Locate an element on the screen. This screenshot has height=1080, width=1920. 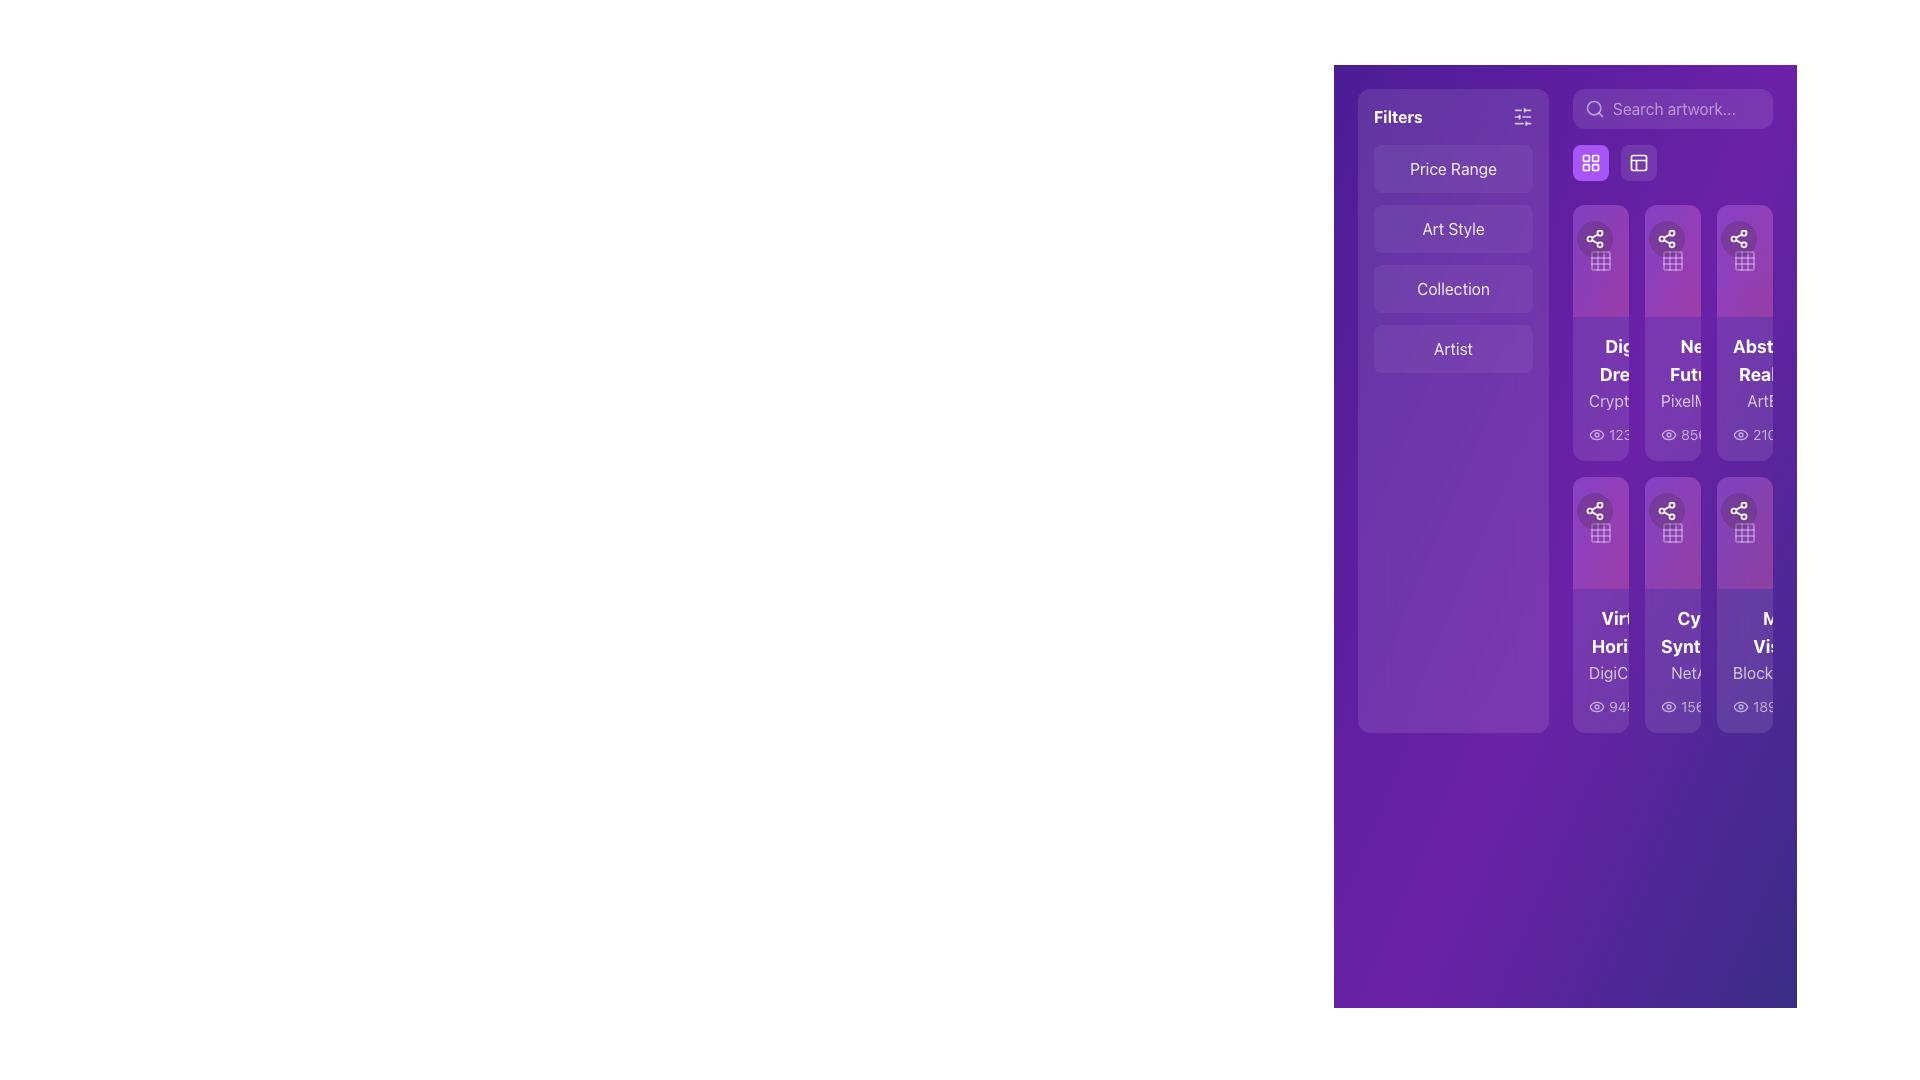
the 'Virtual Horizons' card, which features bold white text and a highlighted purple badge displaying '1.5 ETH'. This card is located in the second column of the second row in a grid layout, surrounded by 'Neon Futures' and 'Cyber Synthesis' is located at coordinates (1601, 604).